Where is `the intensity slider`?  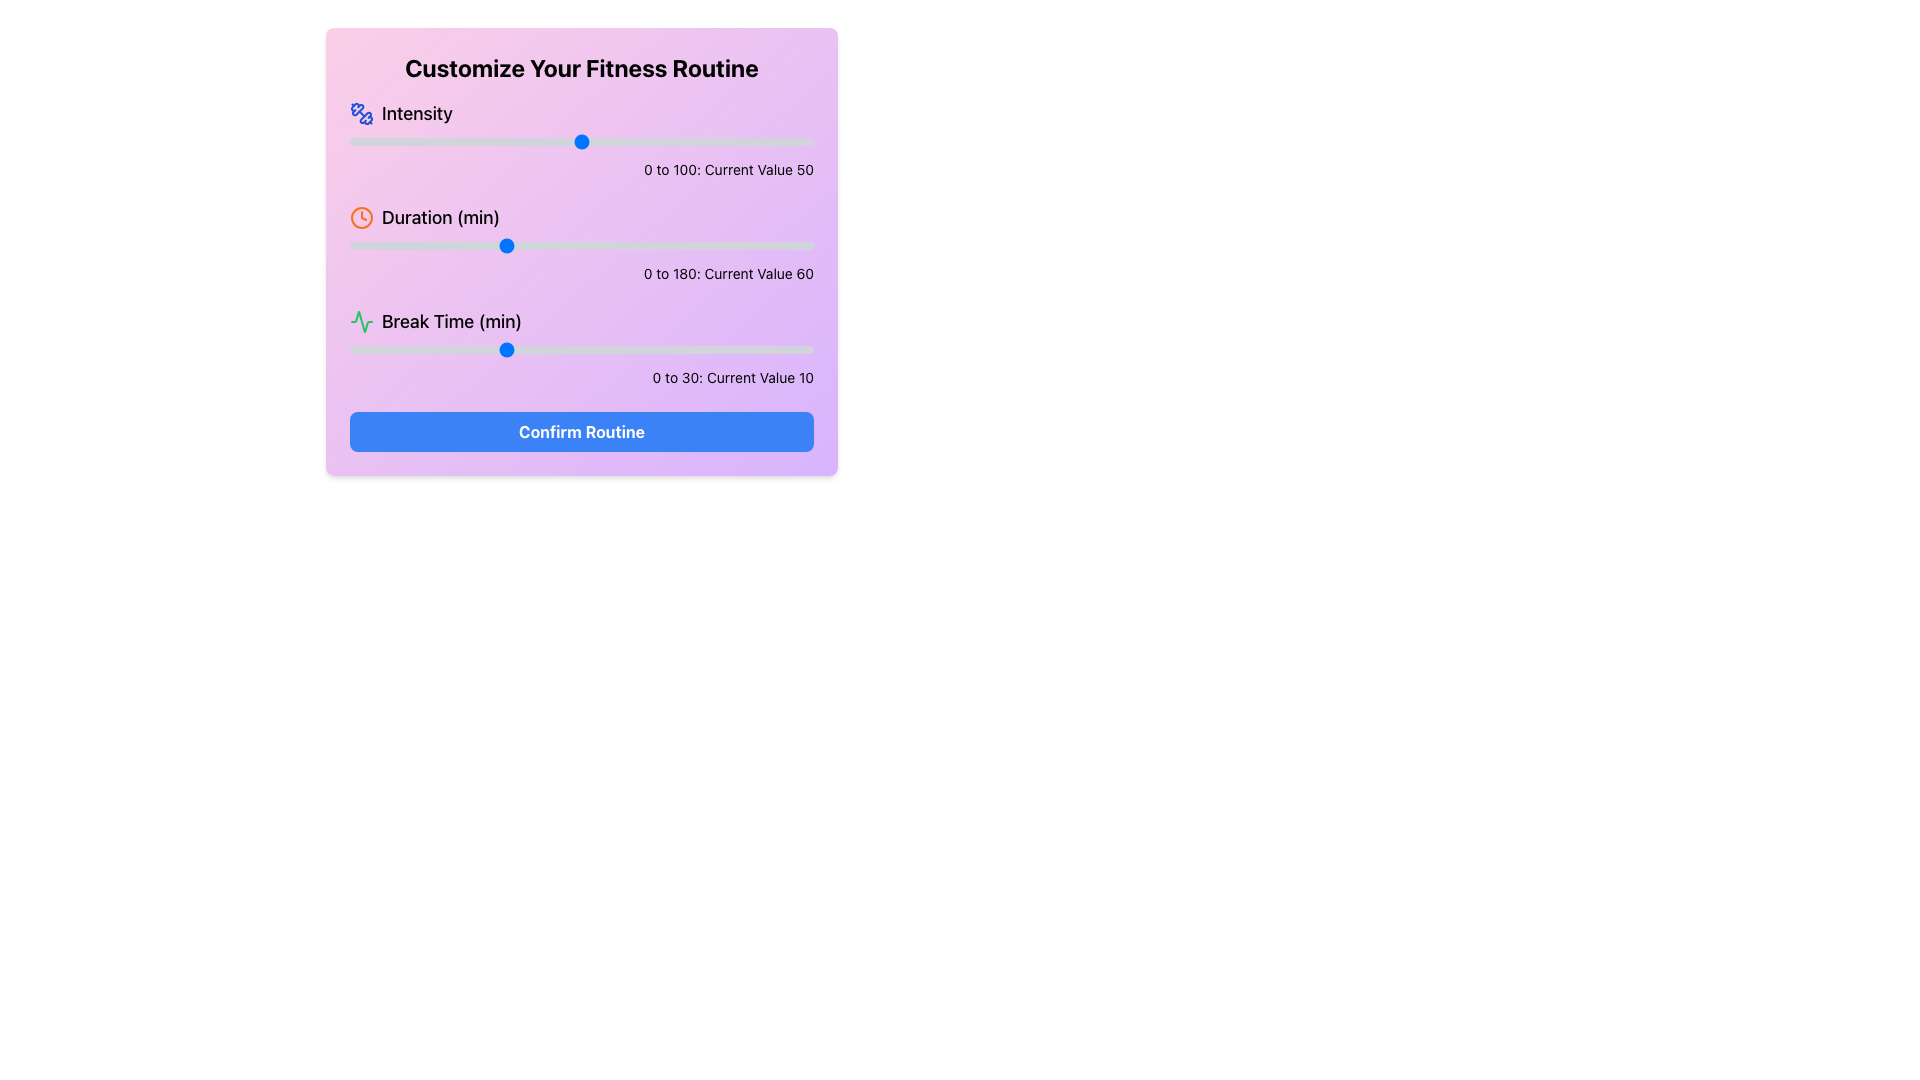
the intensity slider is located at coordinates (757, 141).